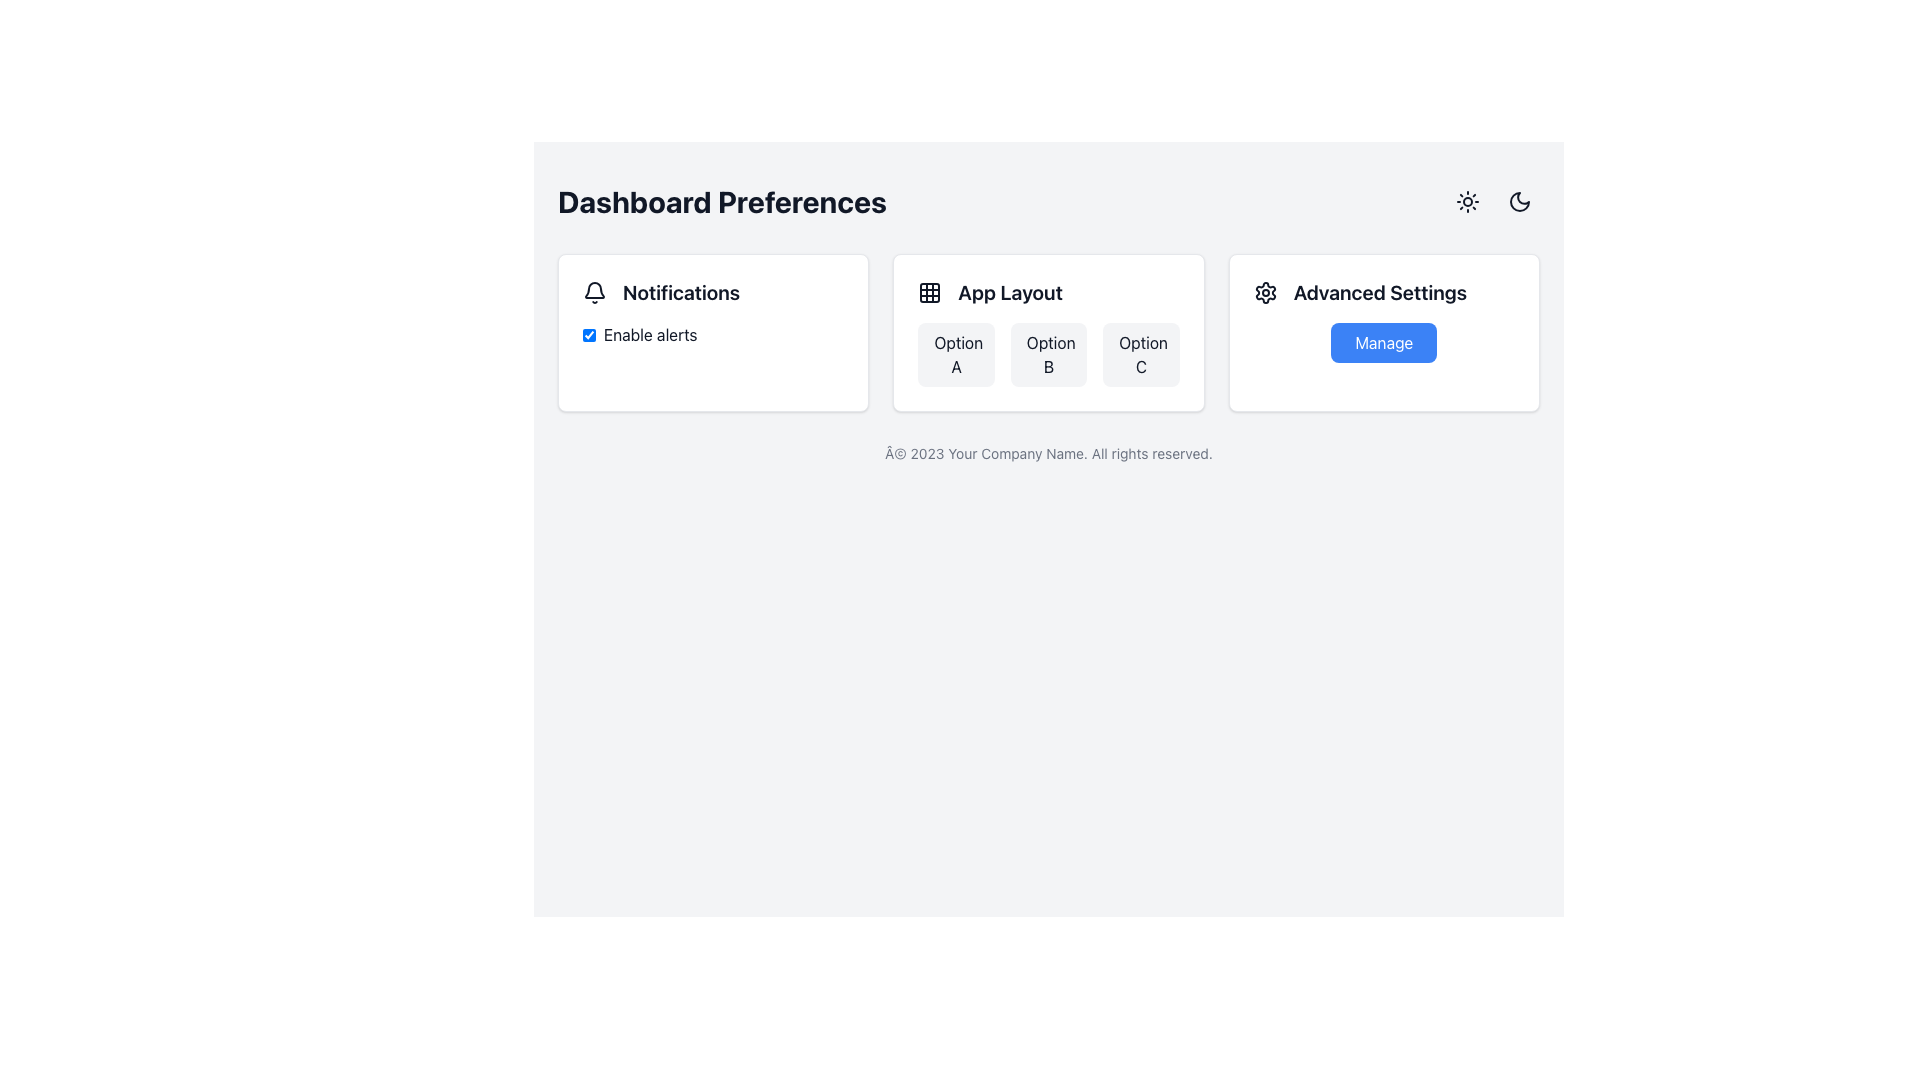  Describe the element at coordinates (588, 334) in the screenshot. I see `the checkbox located to the left of the 'Enable alerts' label within the 'Notifications' card` at that location.